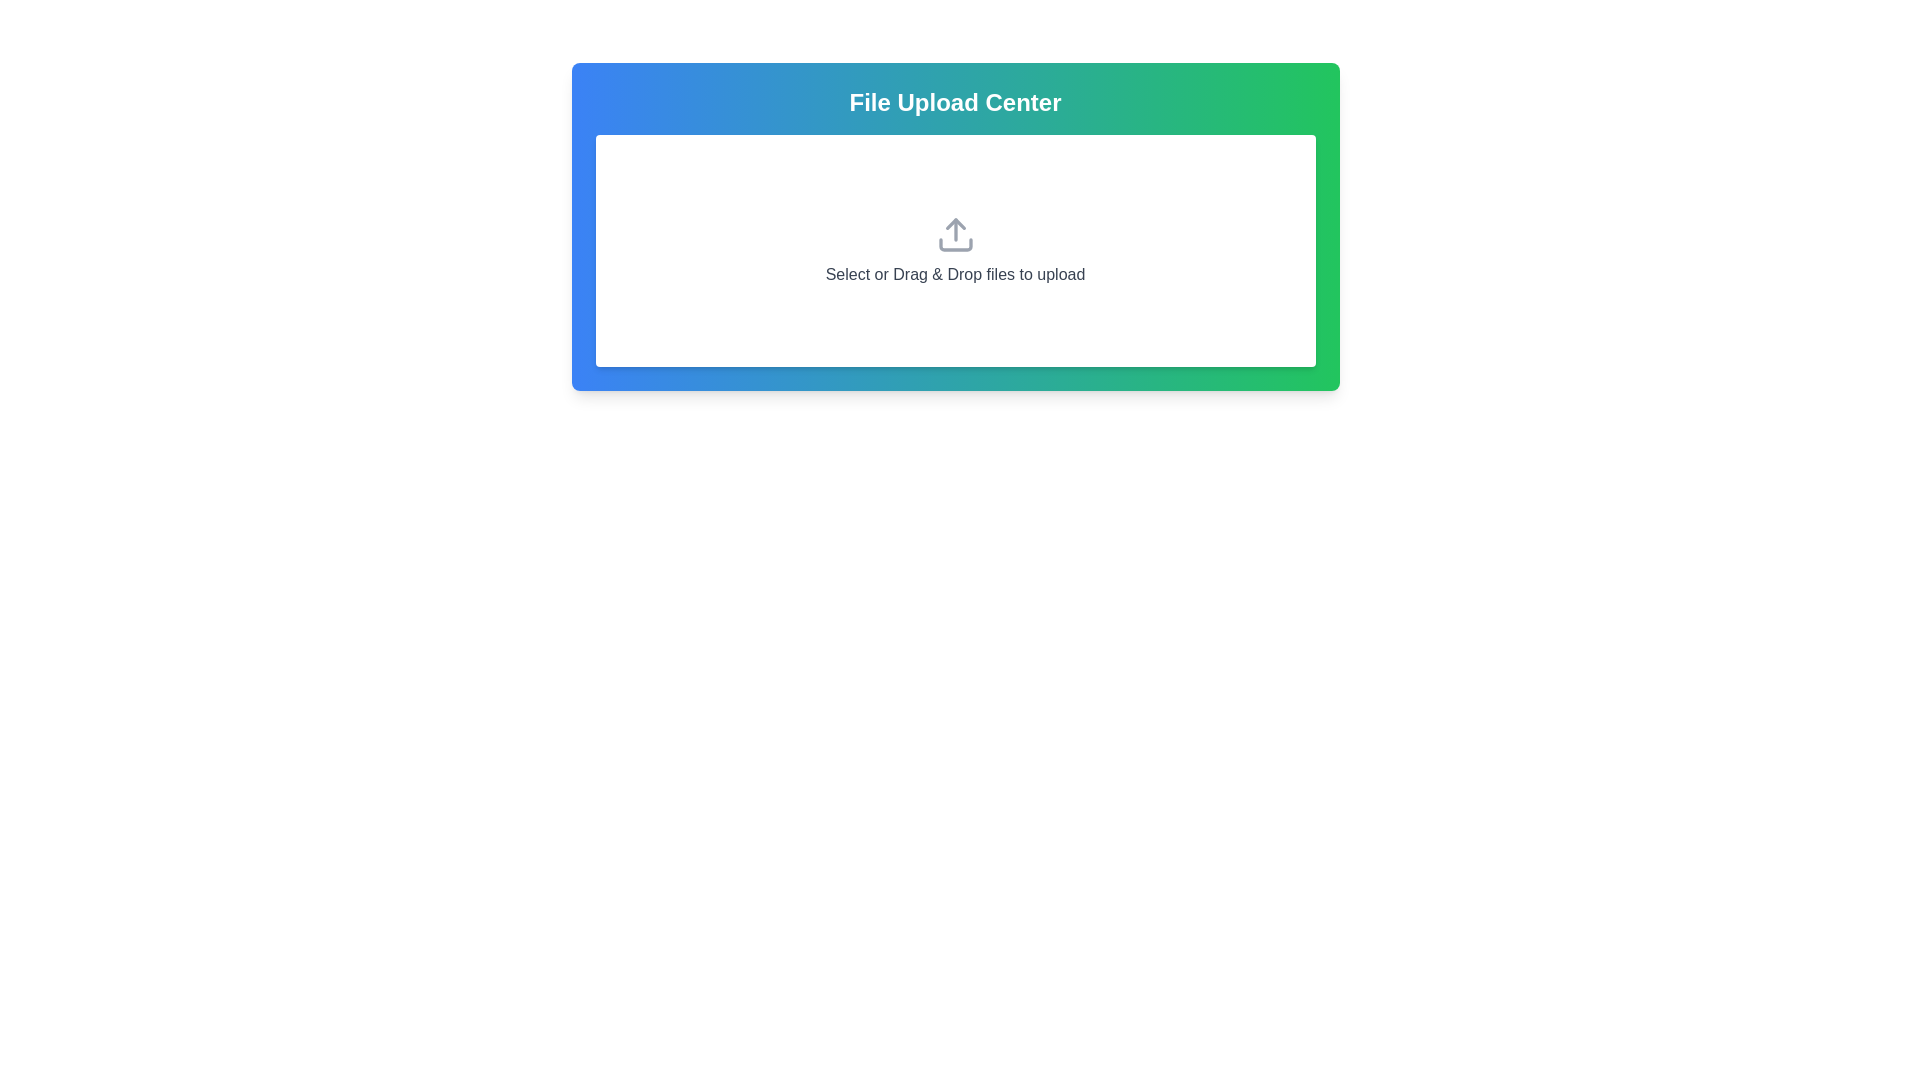 This screenshot has width=1920, height=1080. Describe the element at coordinates (954, 249) in the screenshot. I see `the text label that says 'Select or Drag & Drop files to upload', which is located centrally below an upward-pointing arrow icon in the main upload box` at that location.